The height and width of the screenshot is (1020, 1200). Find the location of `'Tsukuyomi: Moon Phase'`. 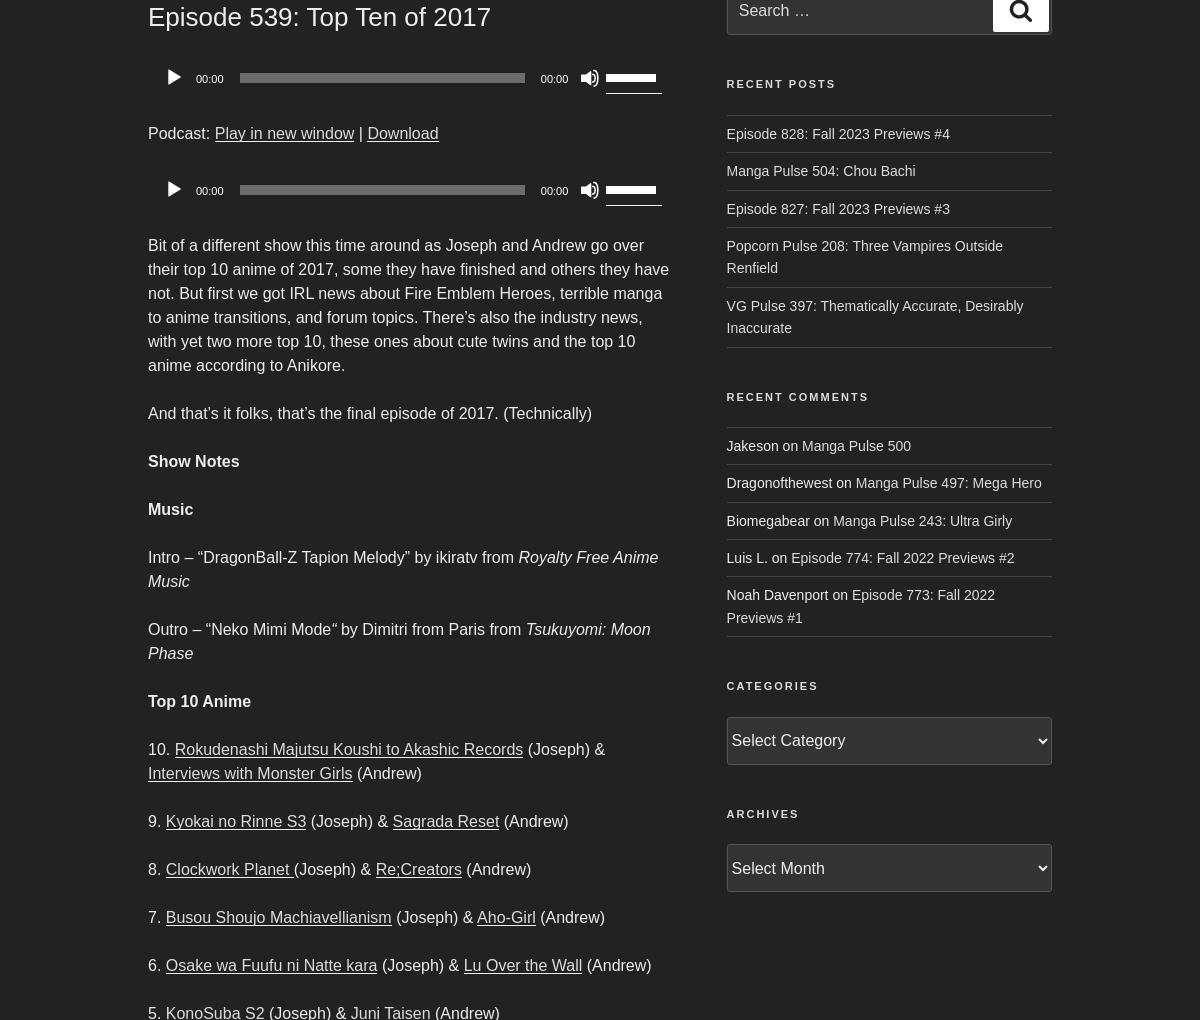

'Tsukuyomi: Moon Phase' is located at coordinates (399, 641).